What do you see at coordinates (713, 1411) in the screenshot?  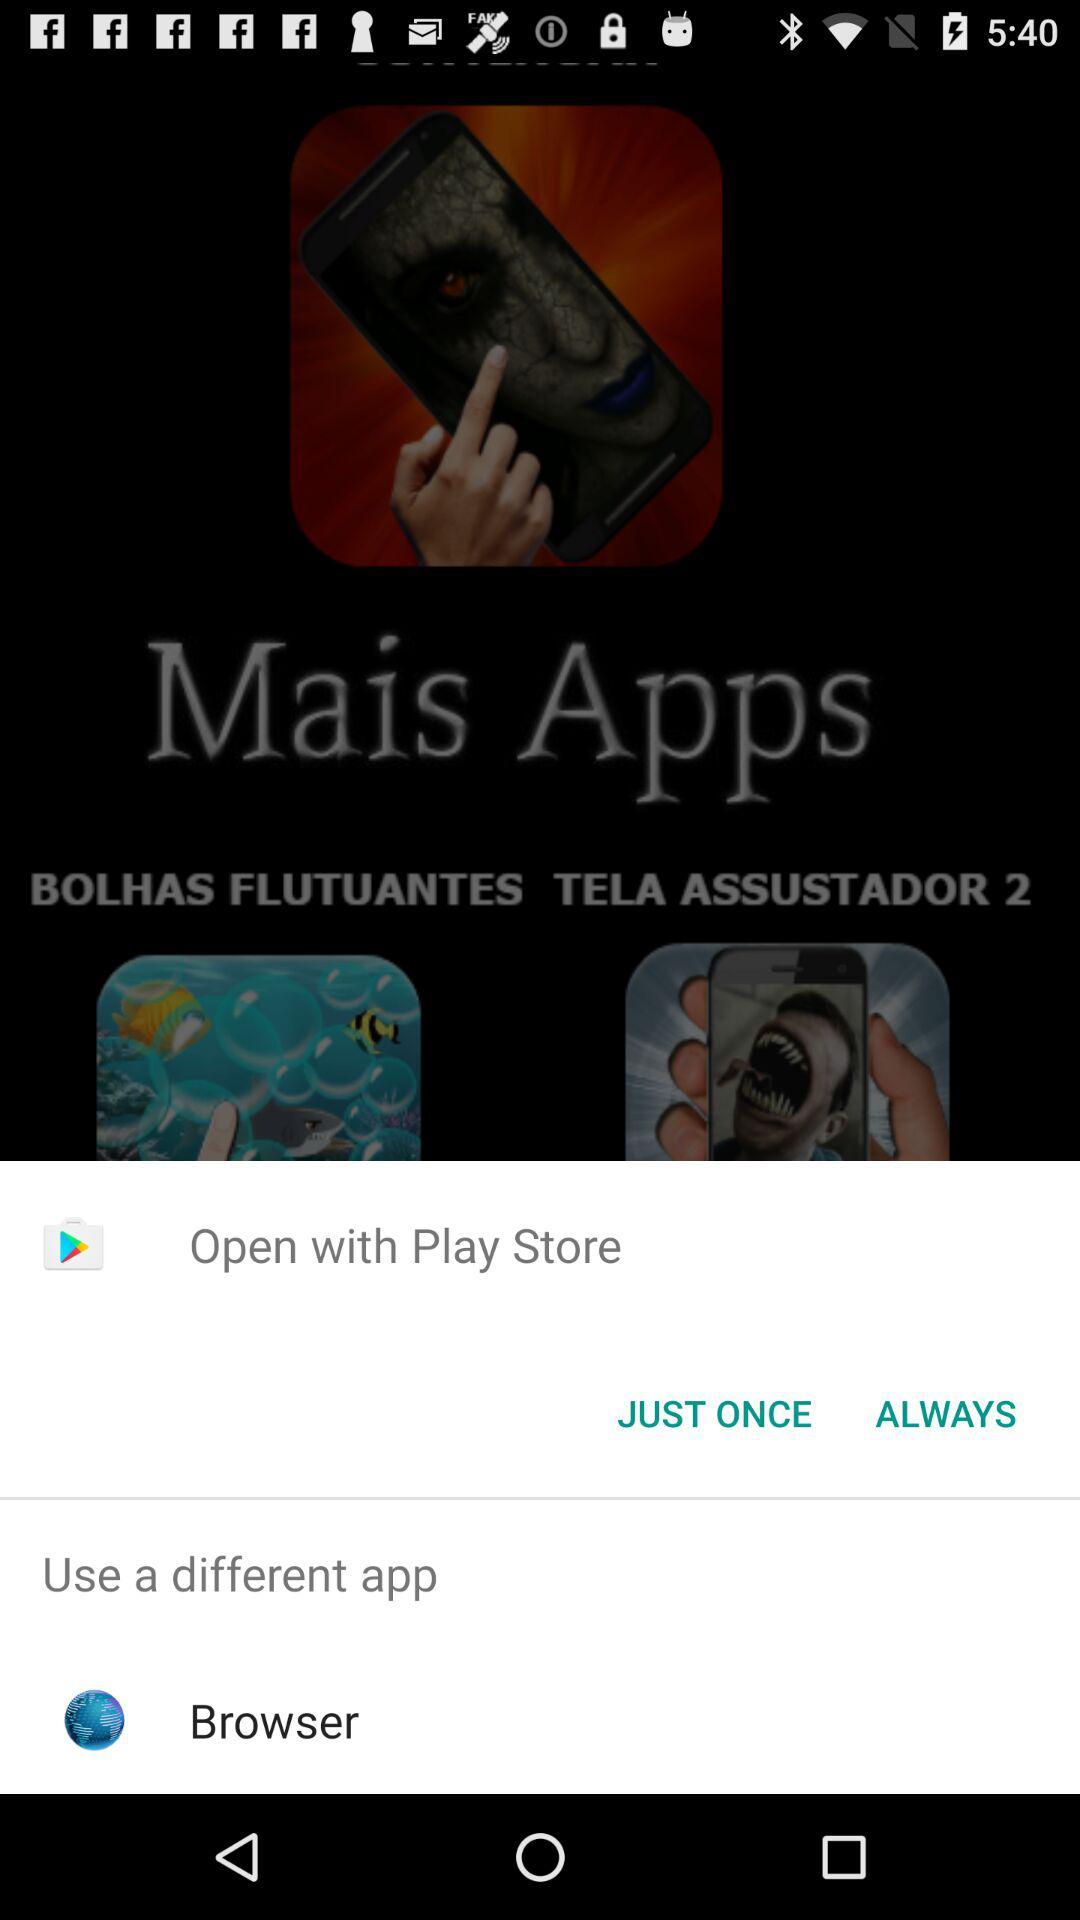 I see `just once icon` at bounding box center [713, 1411].